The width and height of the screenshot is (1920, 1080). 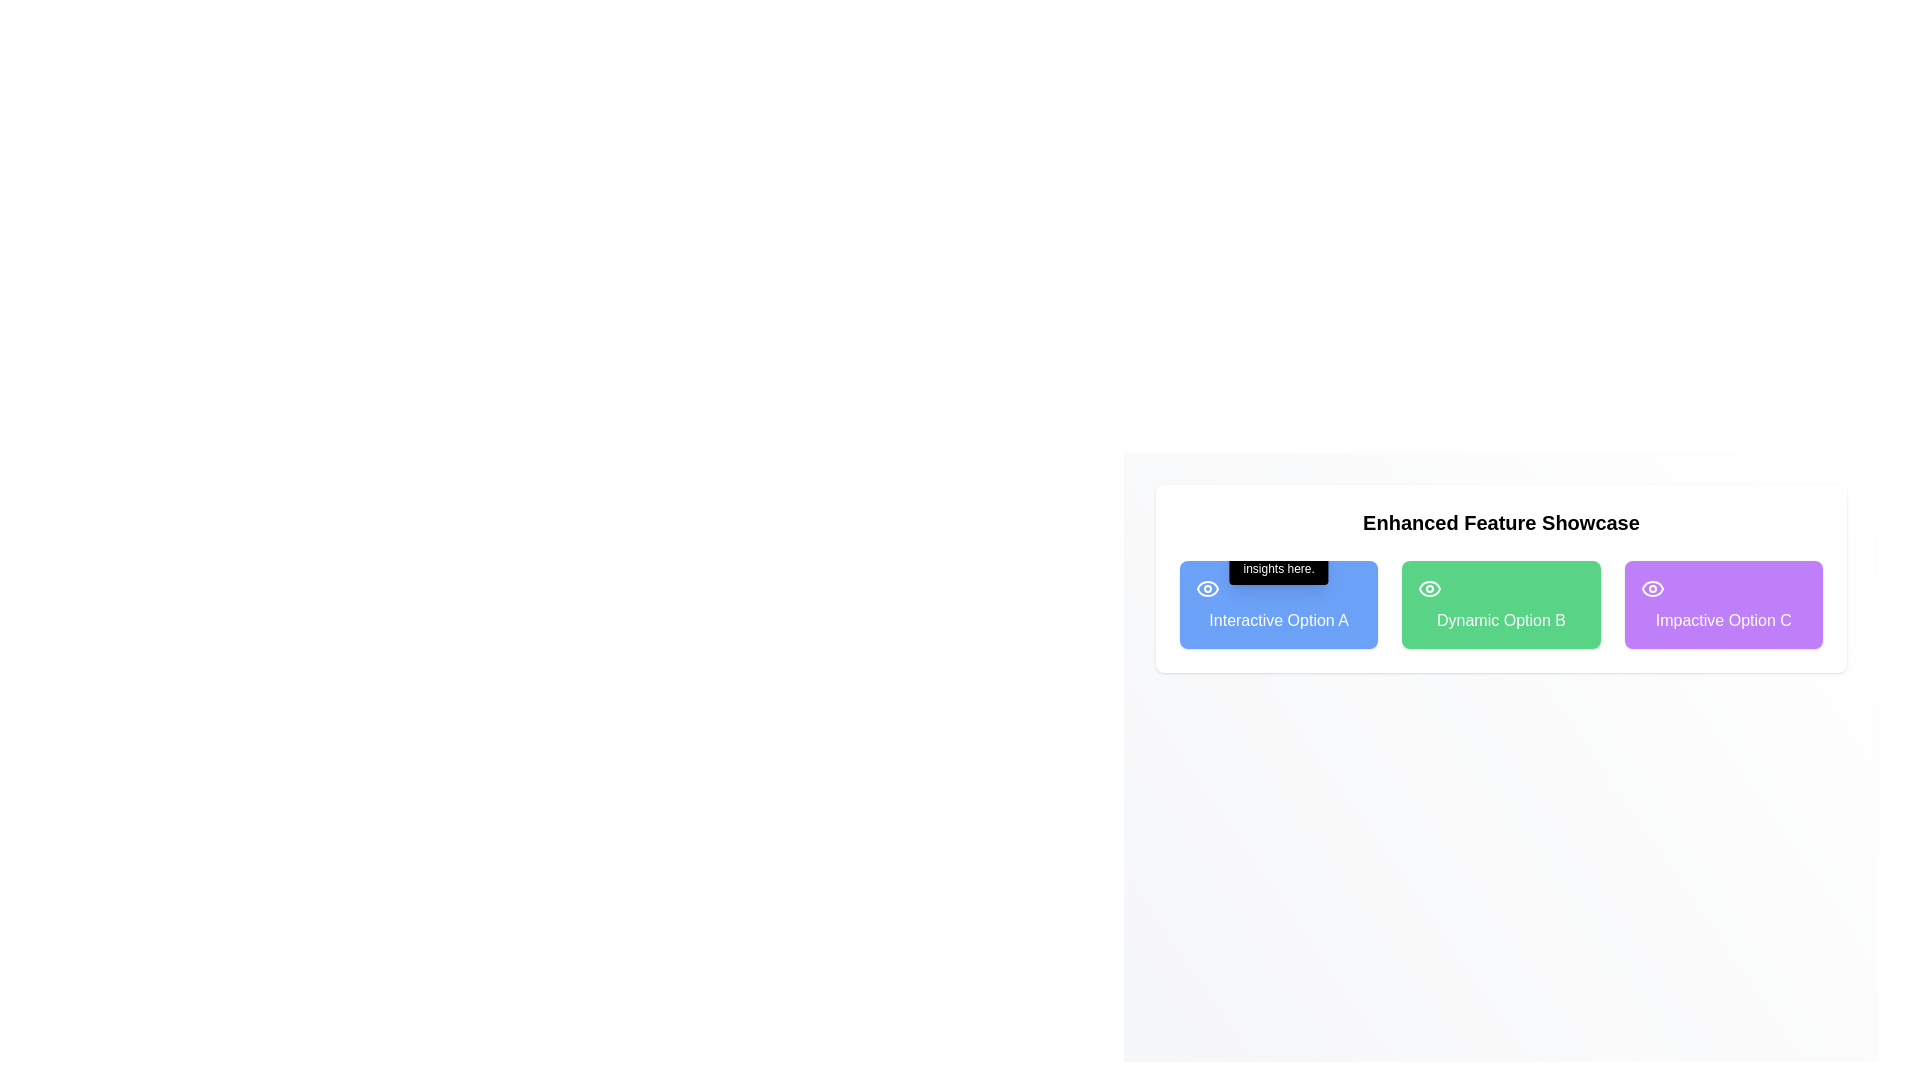 I want to click on the tooltip located above the blue button labeled 'Interactive Option A' in the 'Enhanced Feature Showcase' section, so click(x=1278, y=552).